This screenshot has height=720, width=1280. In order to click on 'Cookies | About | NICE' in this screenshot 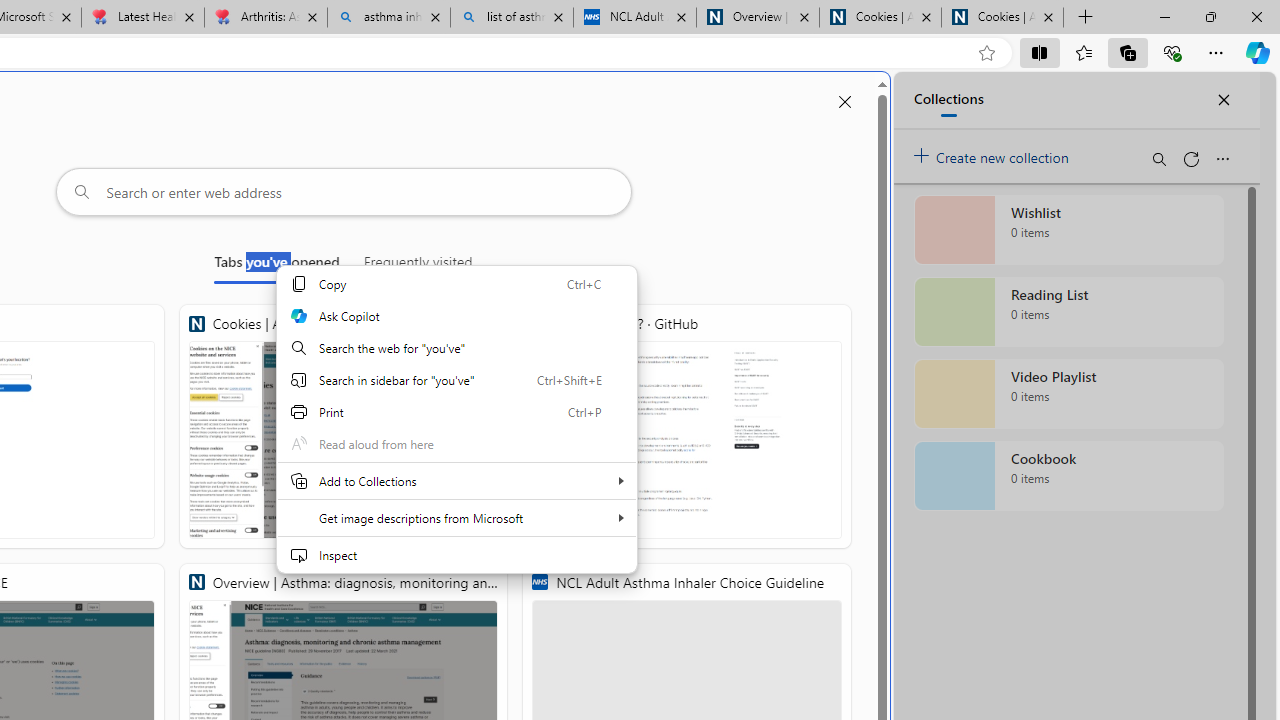, I will do `click(1002, 17)`.